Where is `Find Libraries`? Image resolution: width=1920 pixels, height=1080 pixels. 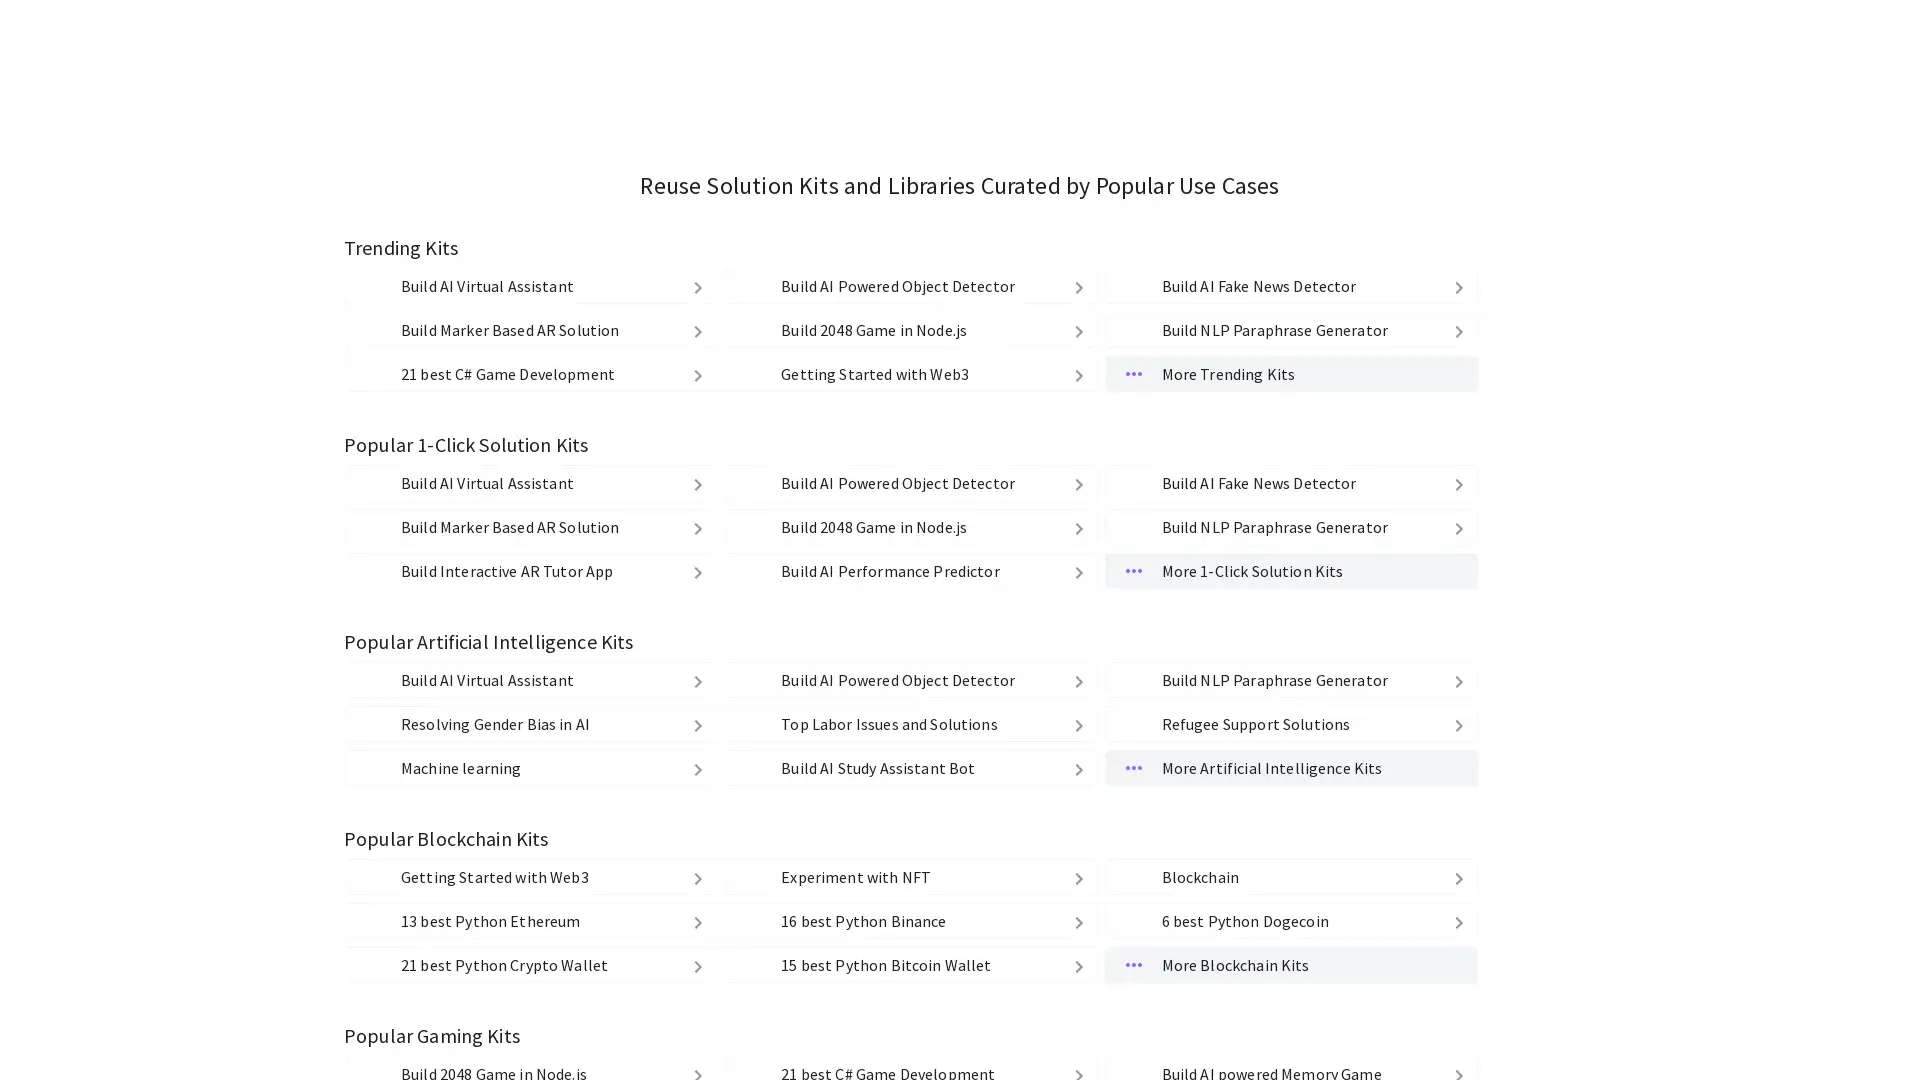
Find Libraries is located at coordinates (1507, 29).